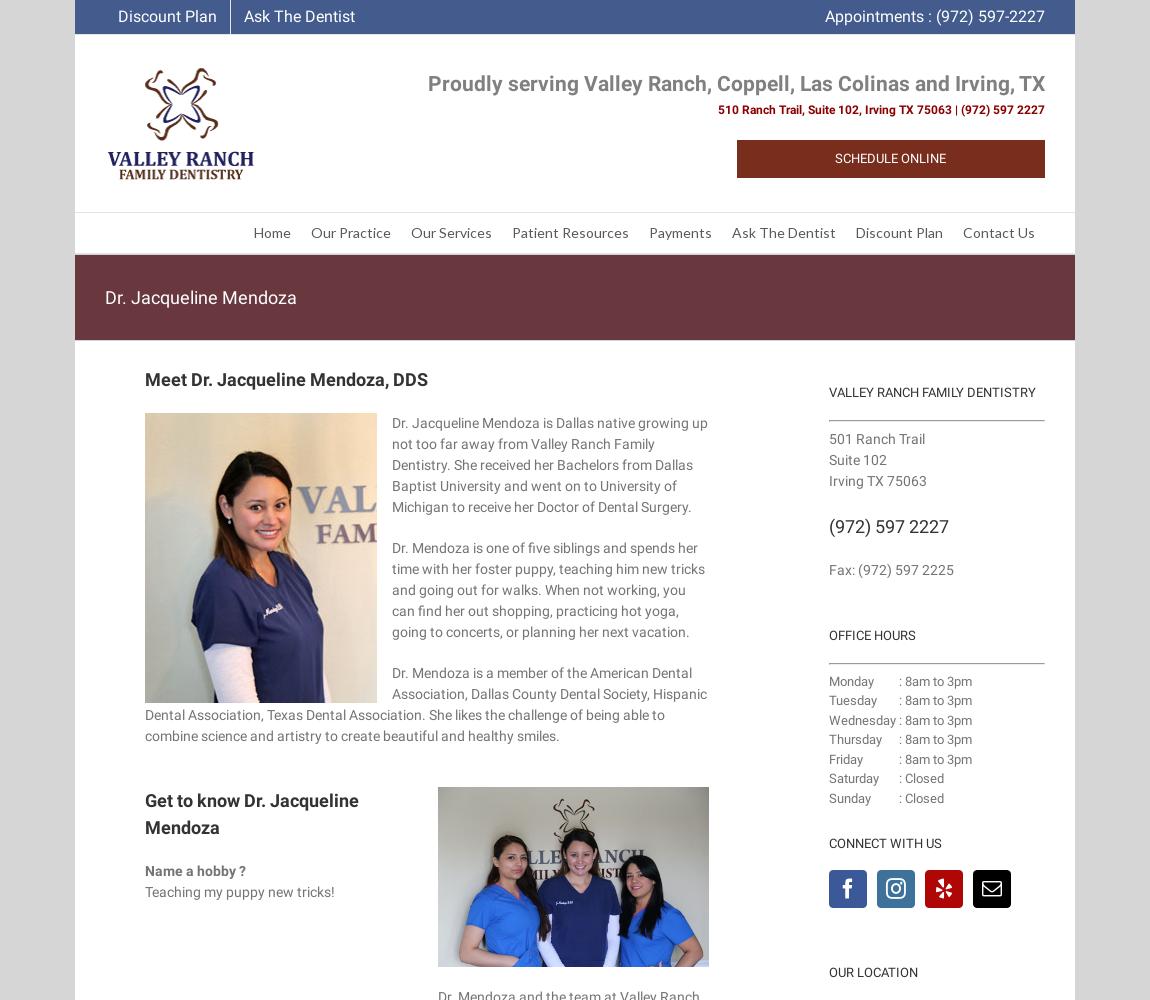  I want to click on 'Check Ups and Hygiene', so click(667, 269).